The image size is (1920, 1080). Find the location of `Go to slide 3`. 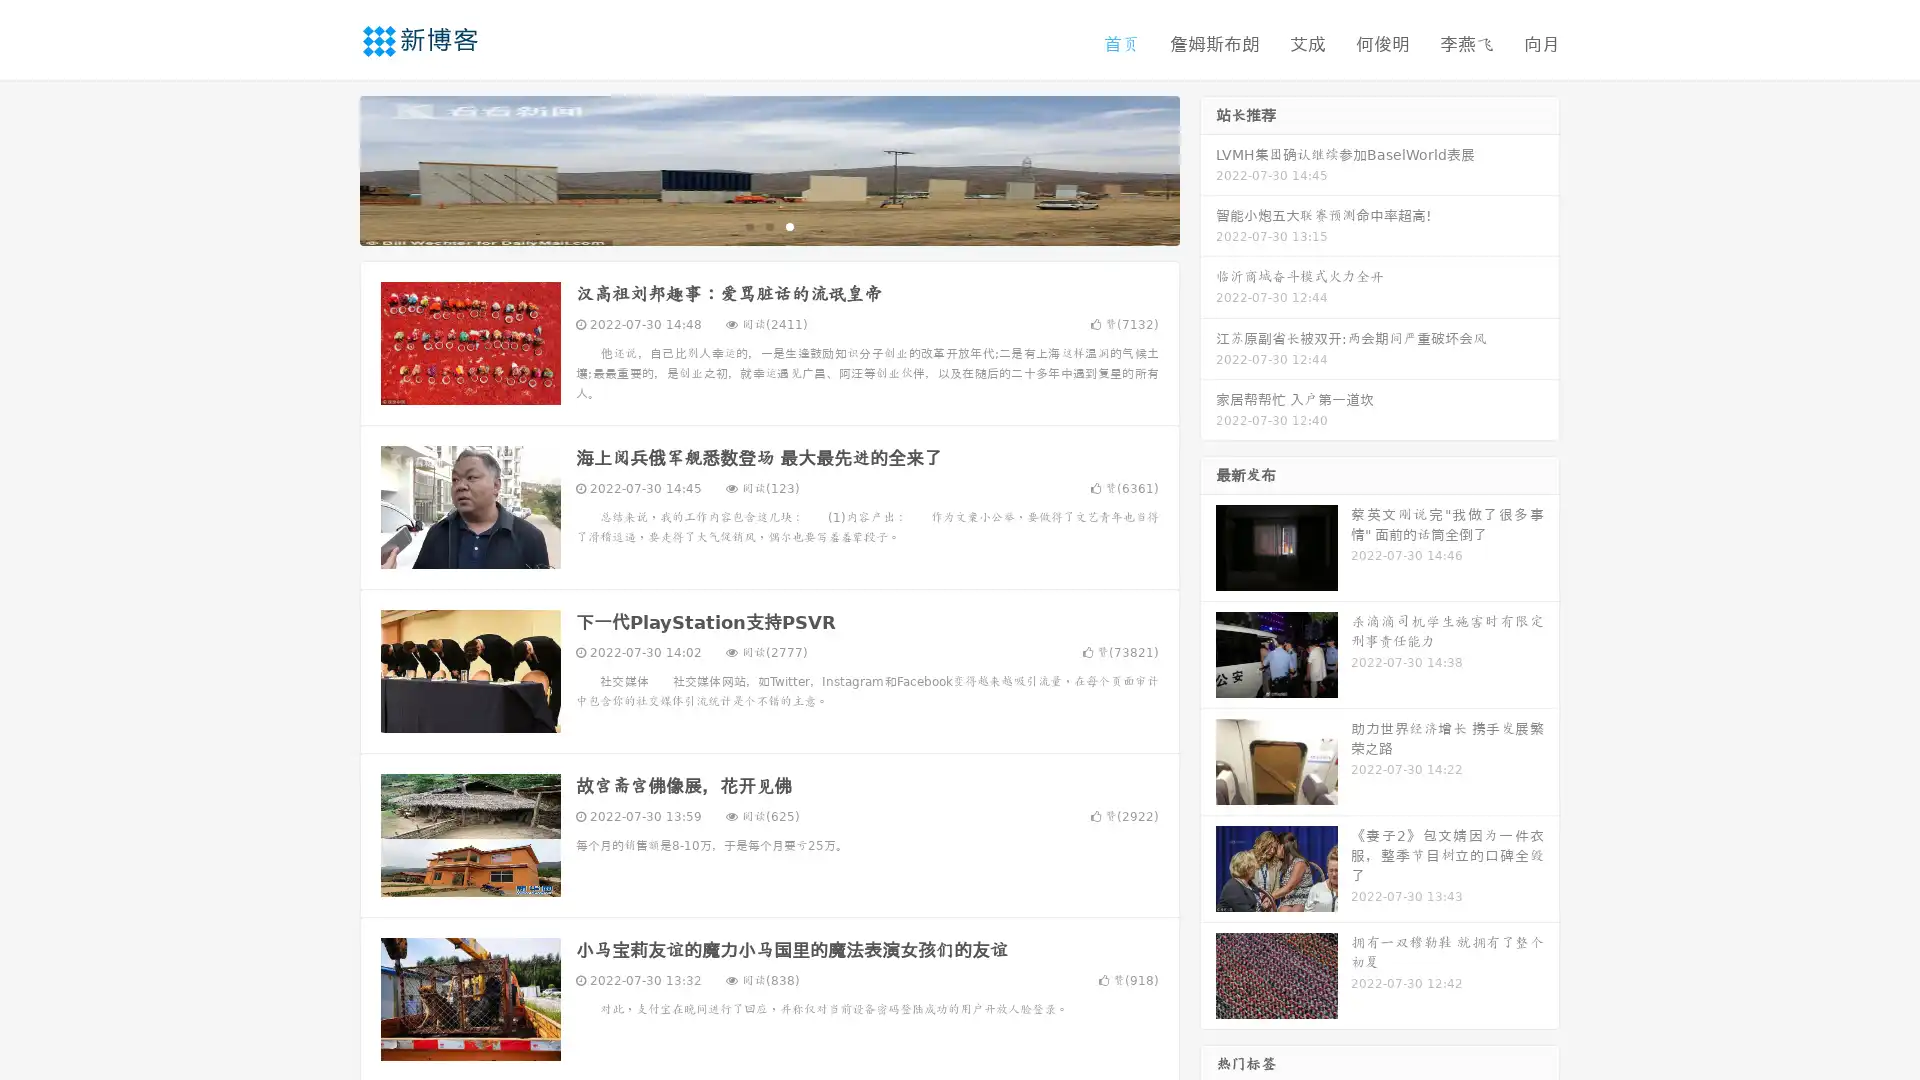

Go to slide 3 is located at coordinates (789, 225).